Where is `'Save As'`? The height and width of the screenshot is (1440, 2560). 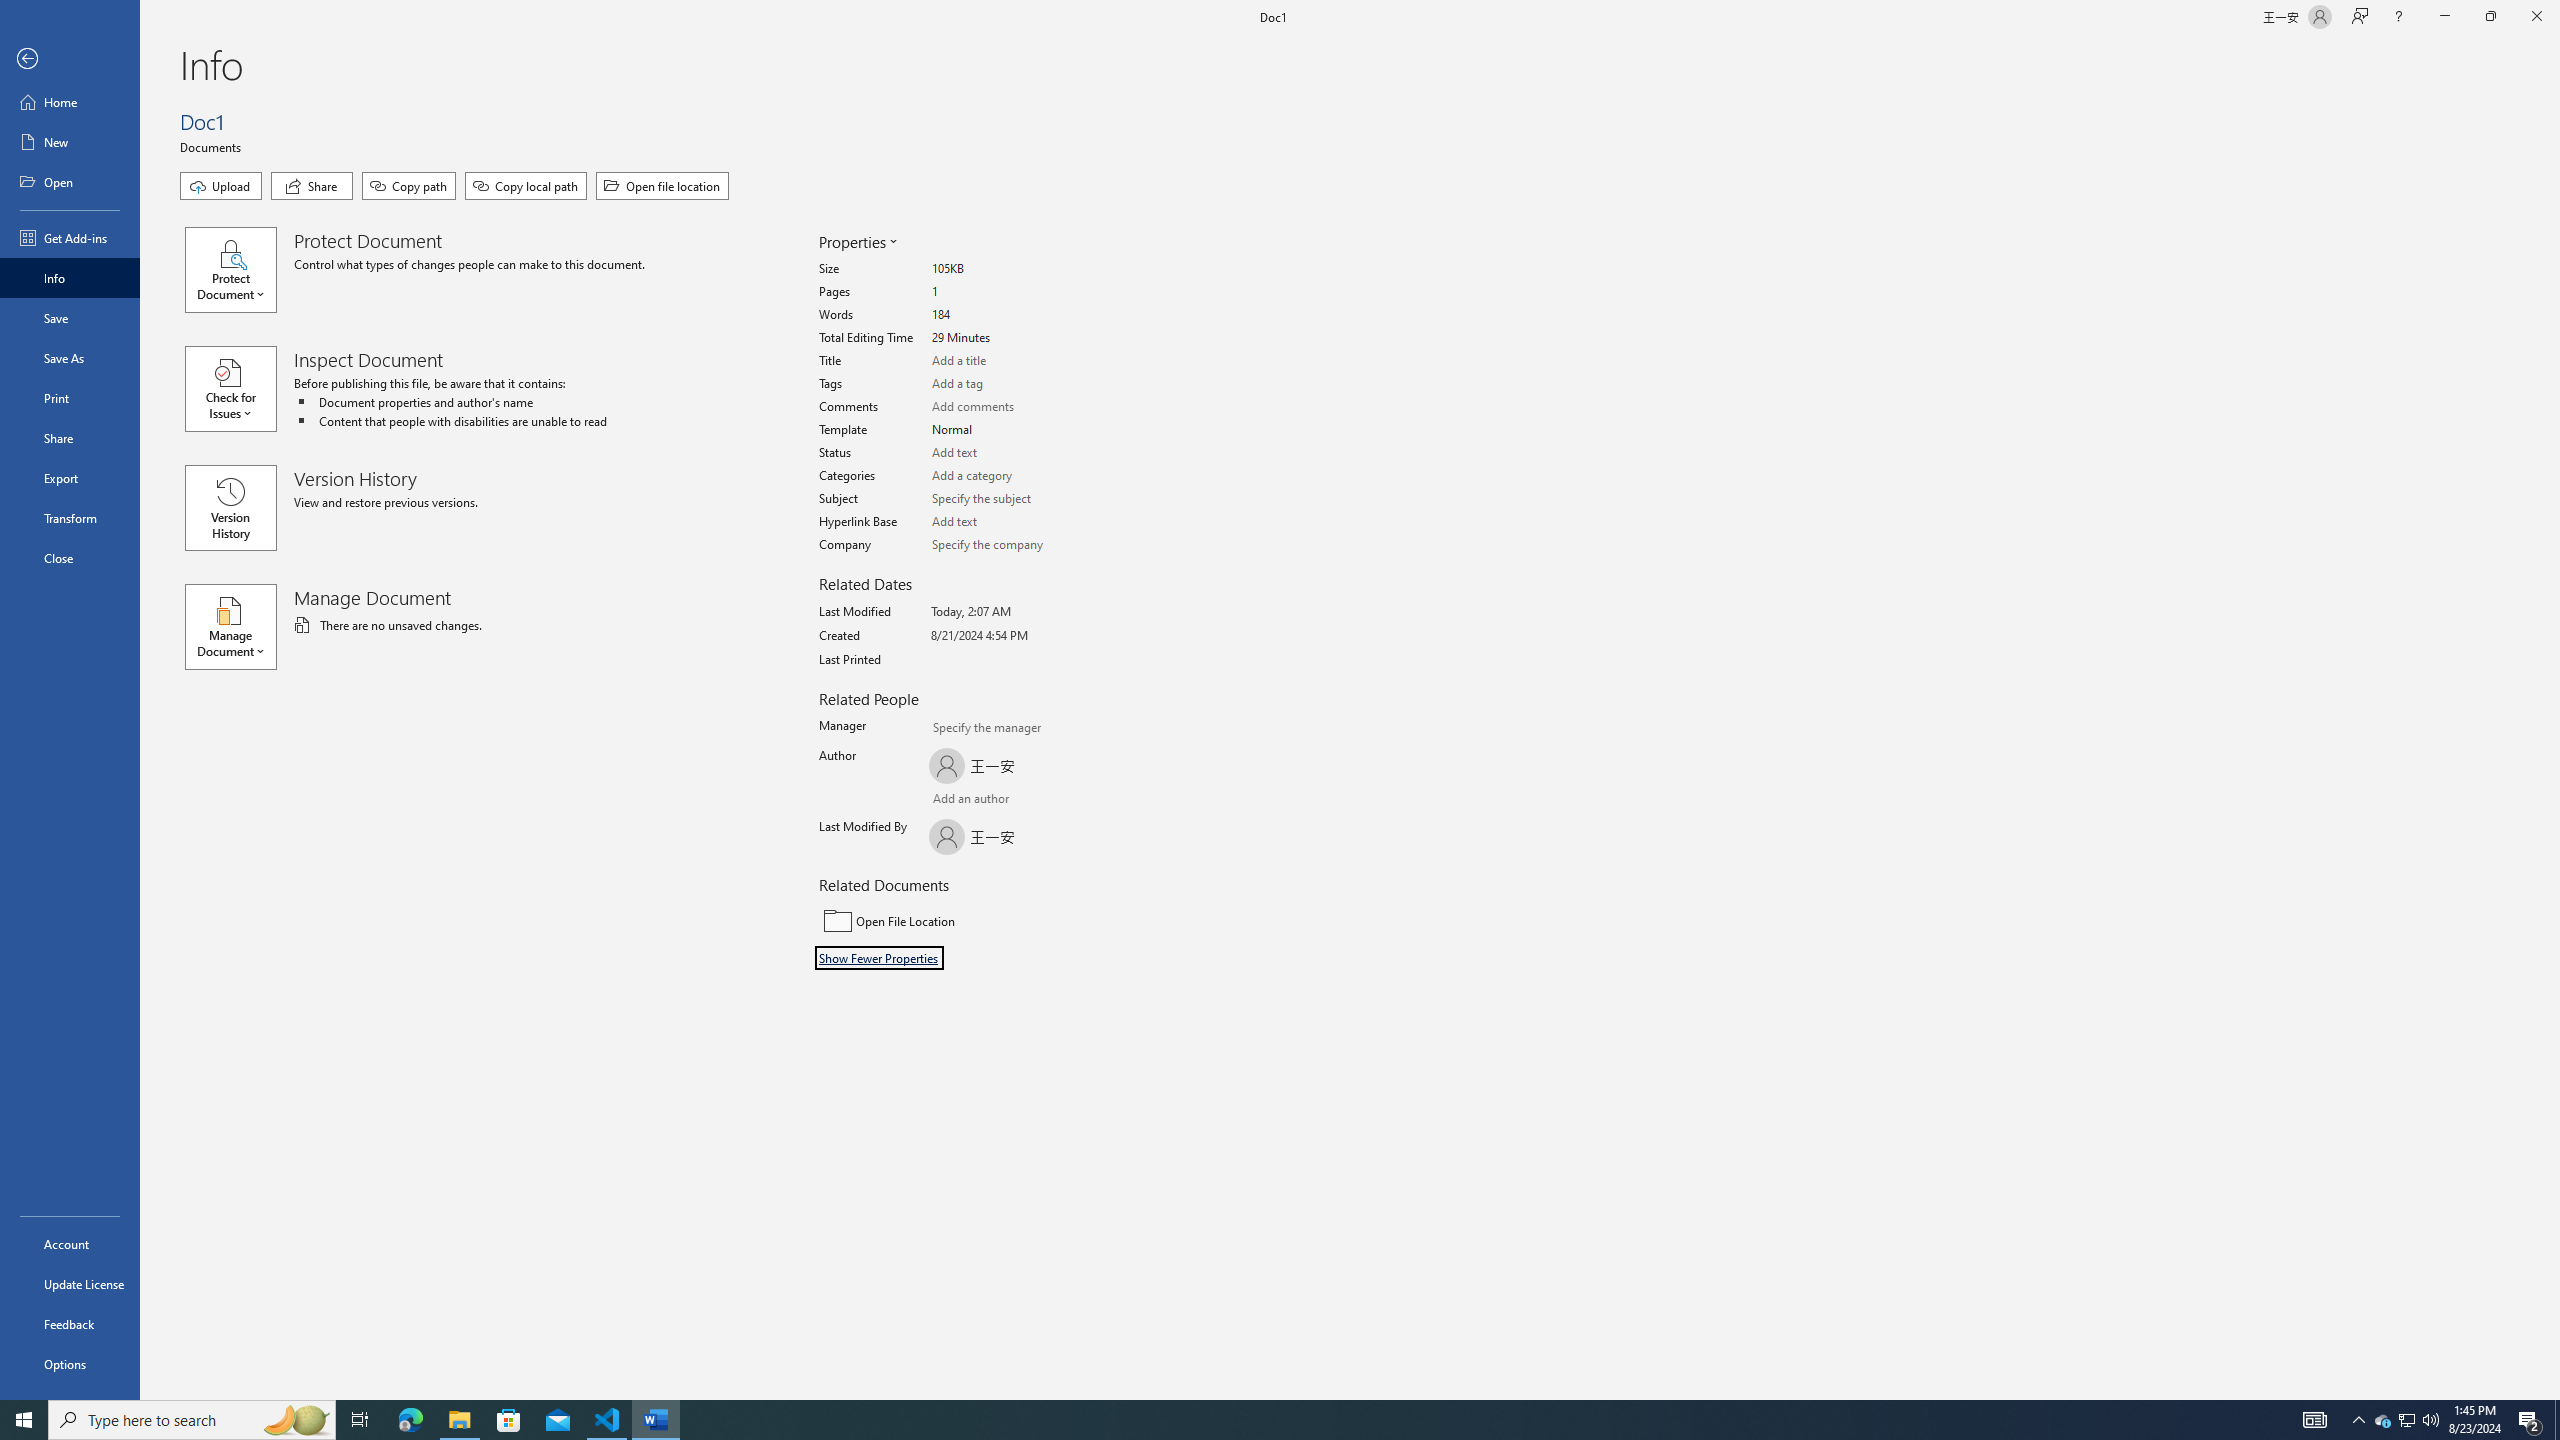
'Save As' is located at coordinates (69, 356).